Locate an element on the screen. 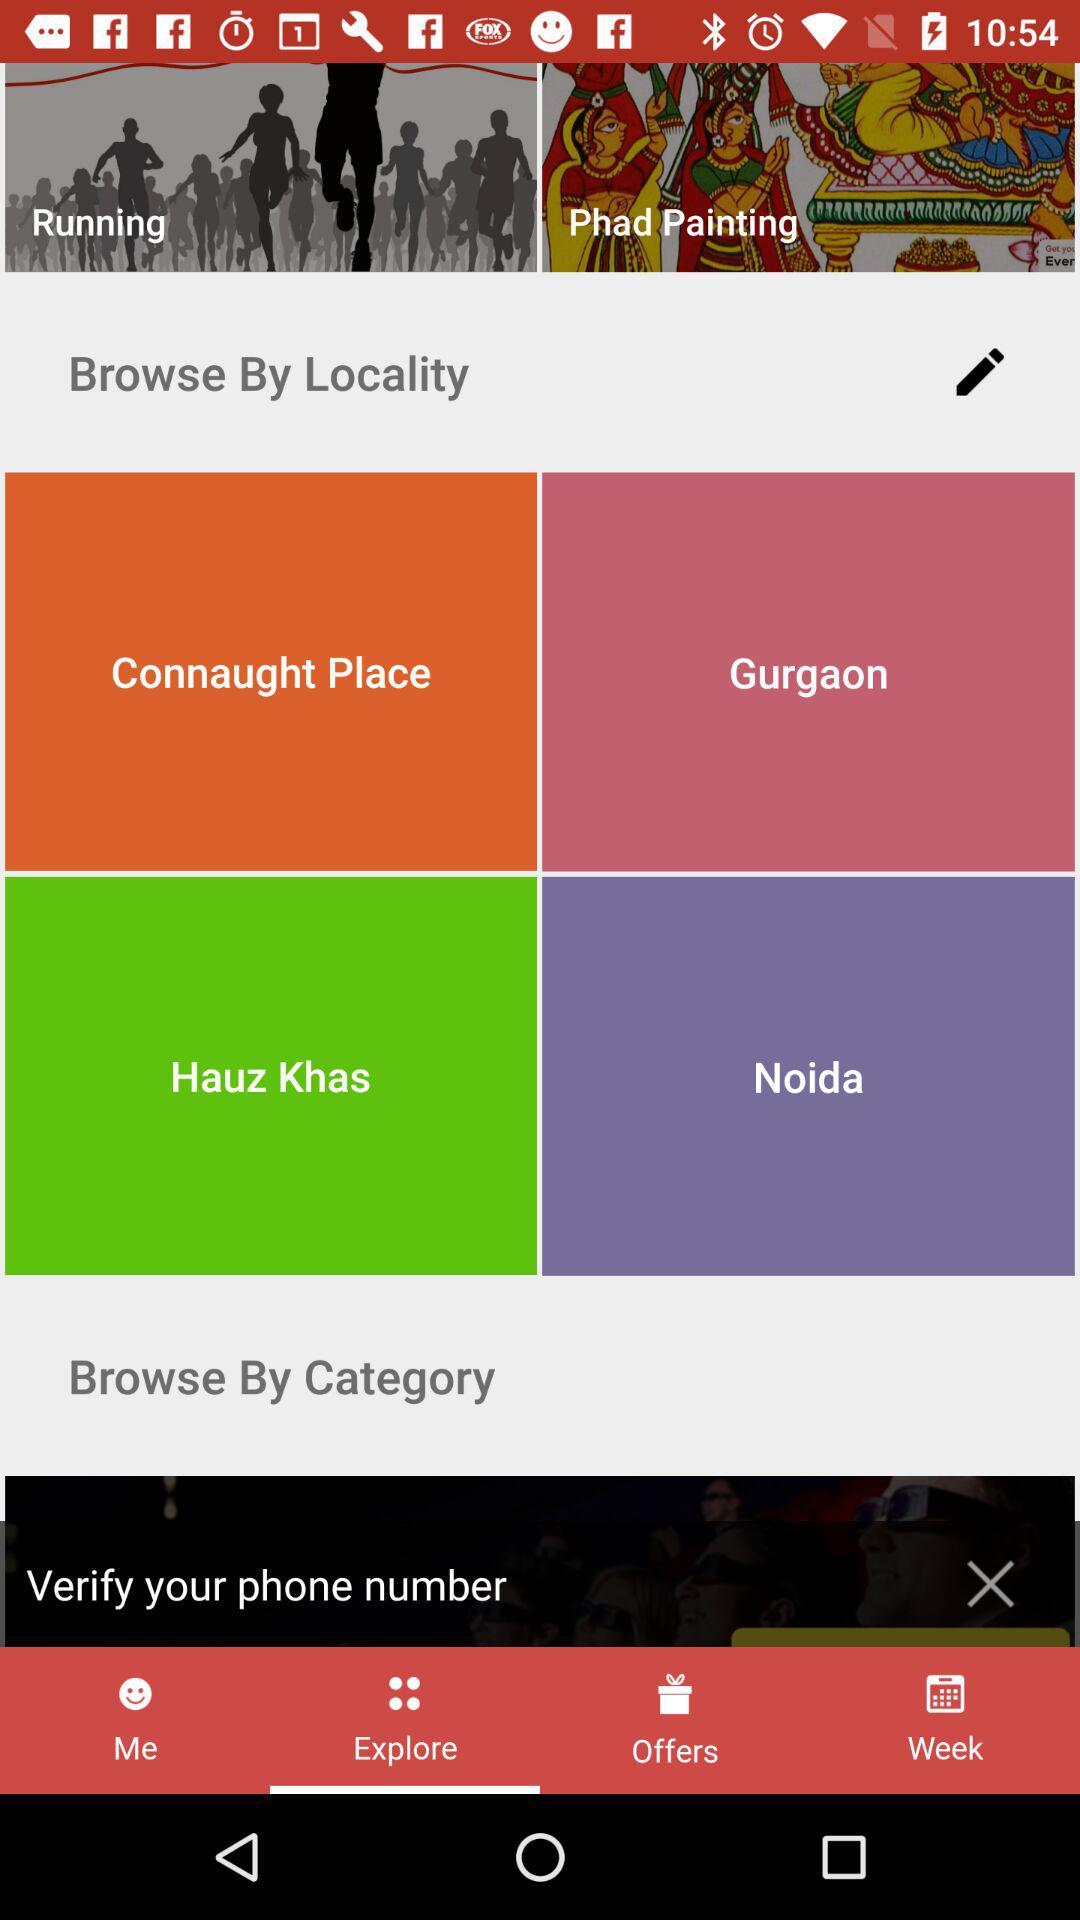 The height and width of the screenshot is (1920, 1080). item next to explore icon is located at coordinates (675, 1719).